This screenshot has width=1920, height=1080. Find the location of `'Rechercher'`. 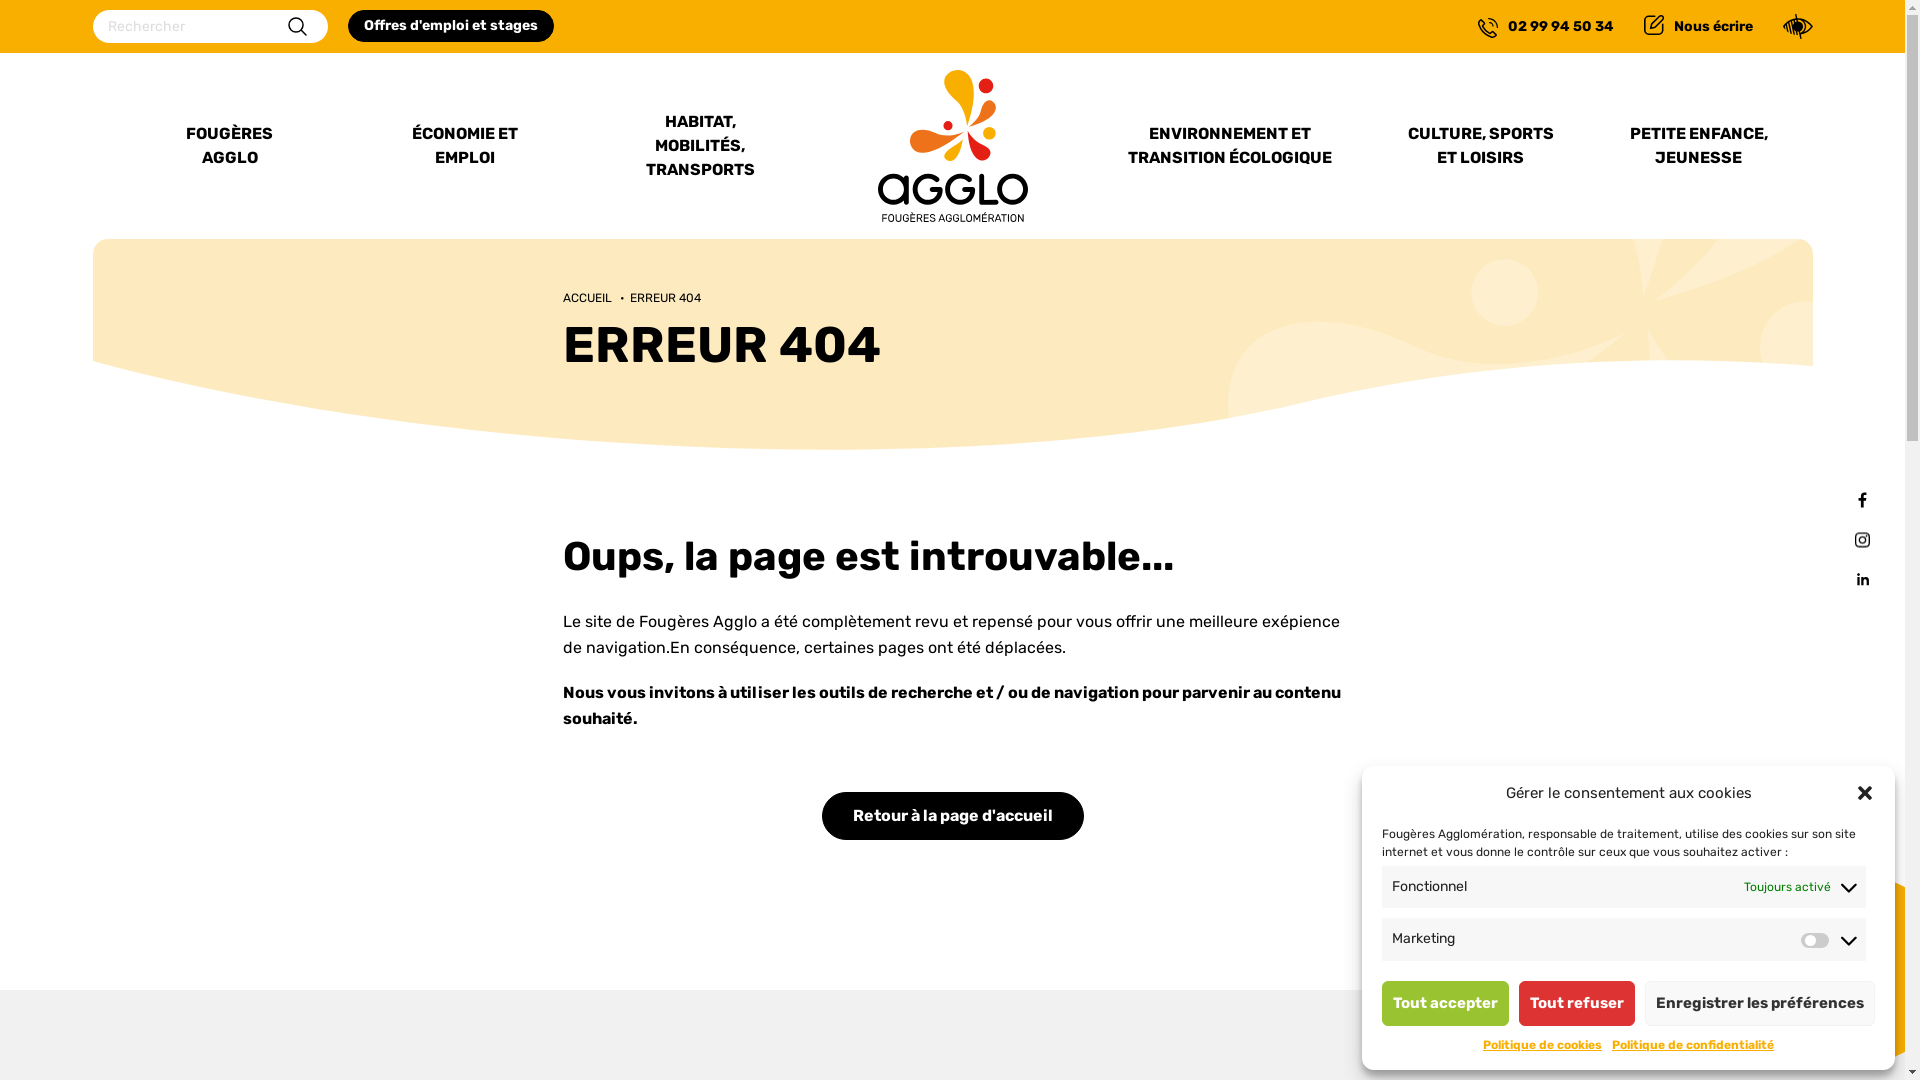

'Rechercher' is located at coordinates (267, 26).